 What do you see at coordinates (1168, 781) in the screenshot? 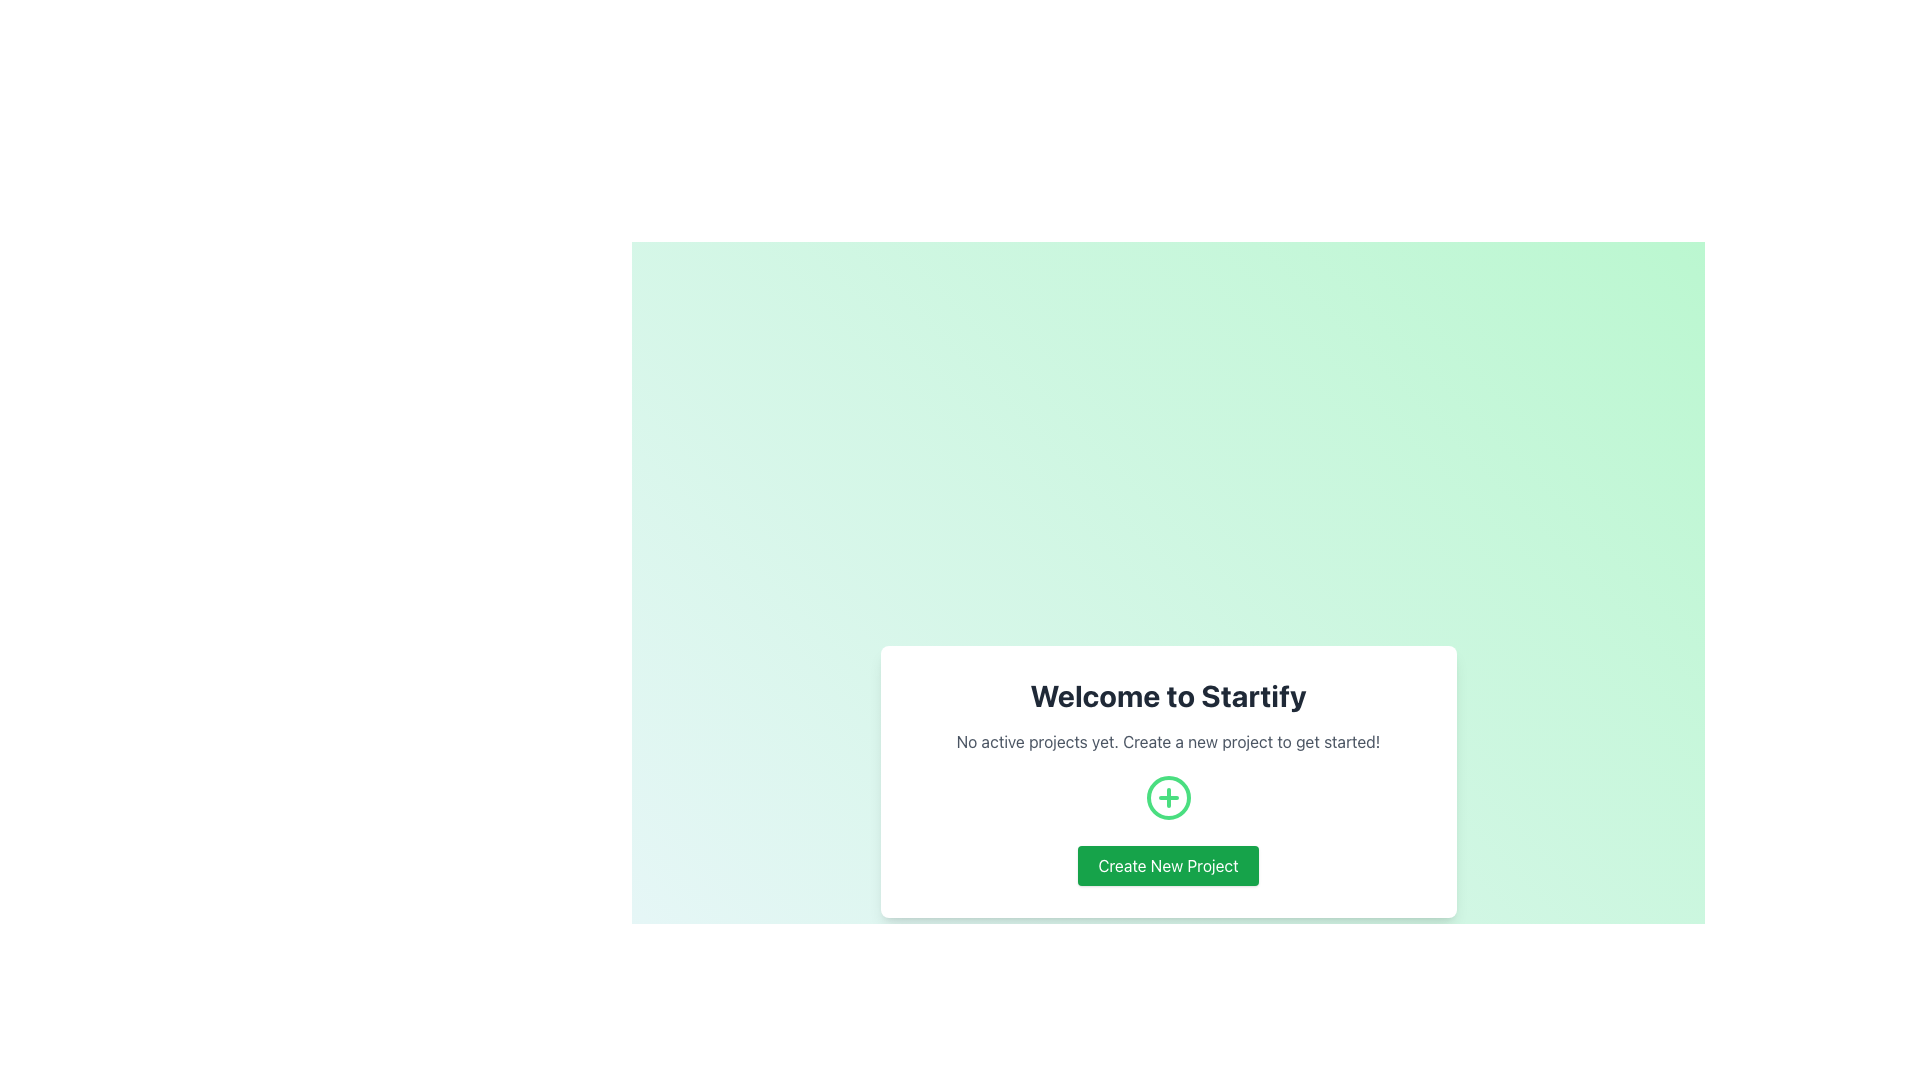
I see `the 'new project' icon located below the message 'No active projects yet. Create a new project to get started!' and above the 'Create New Project' button` at bounding box center [1168, 781].